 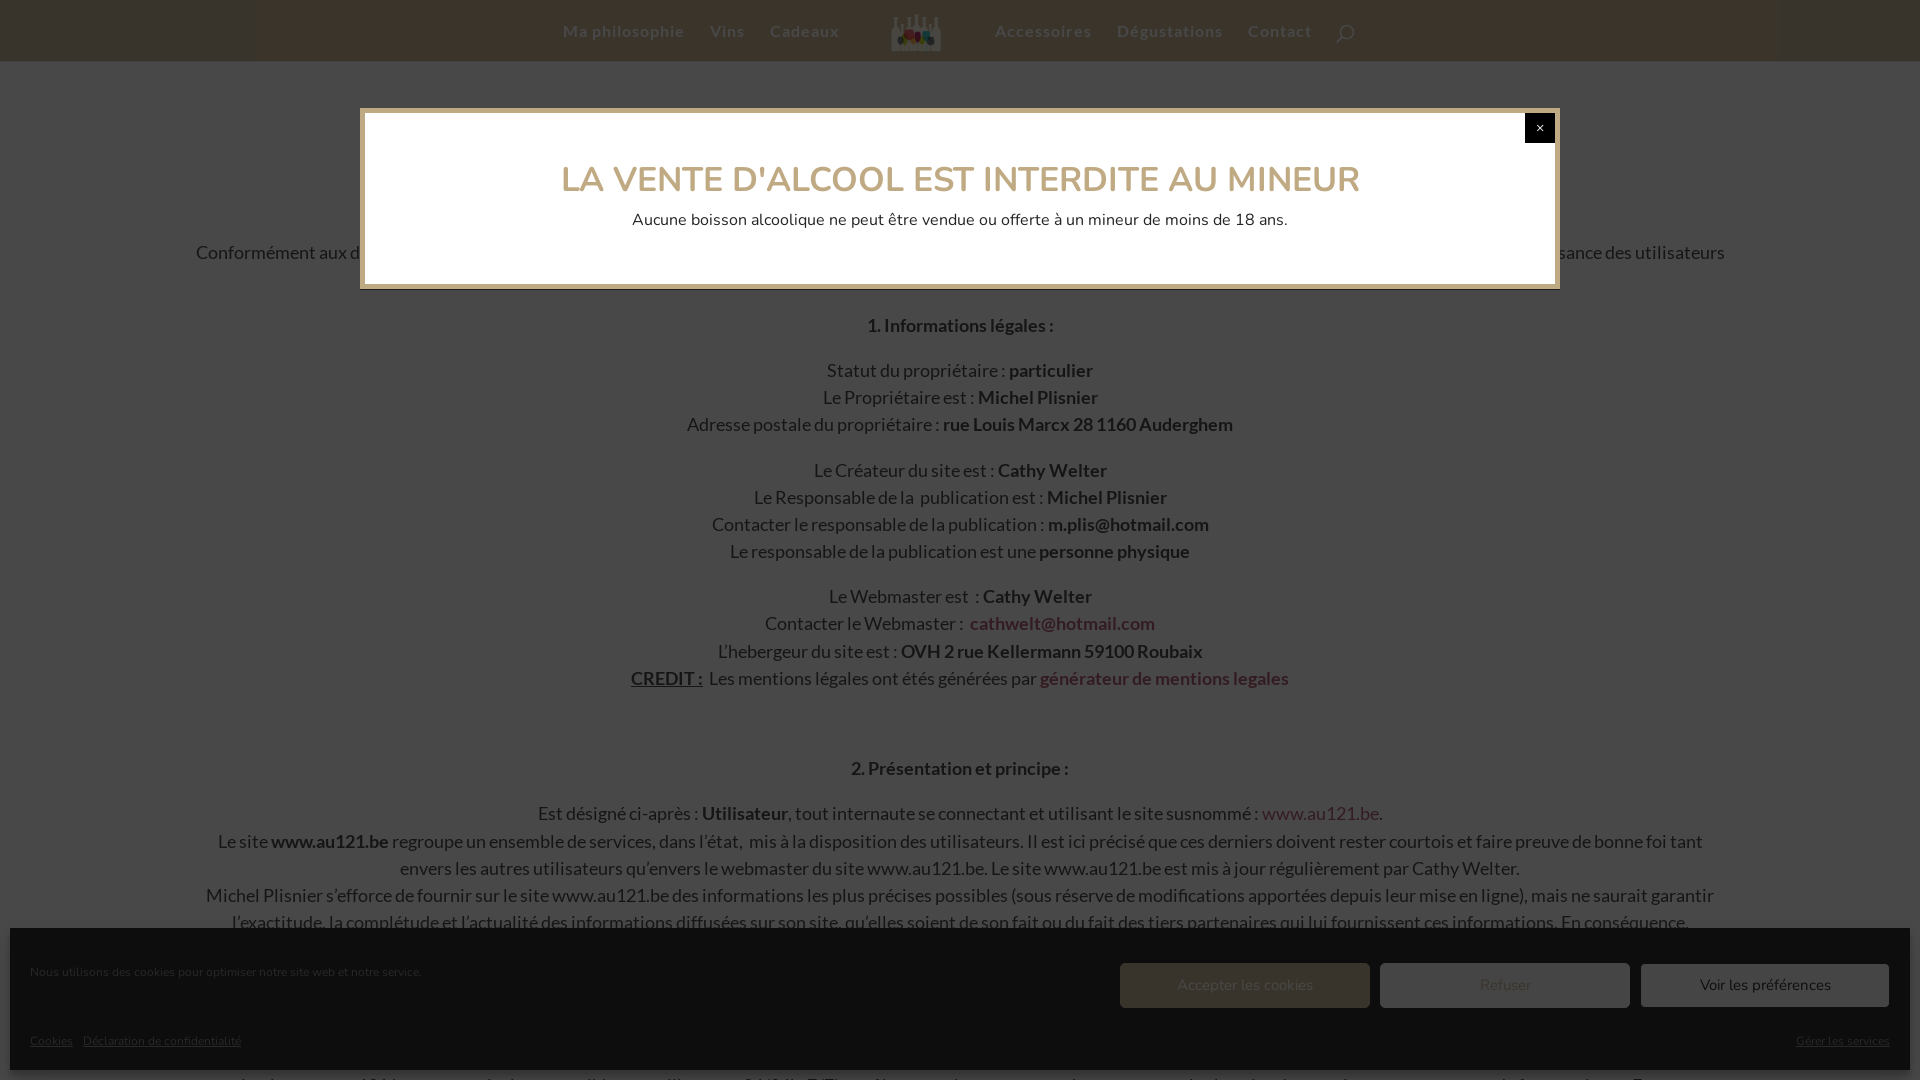 I want to click on 'Ma philosophie', so click(x=561, y=42).